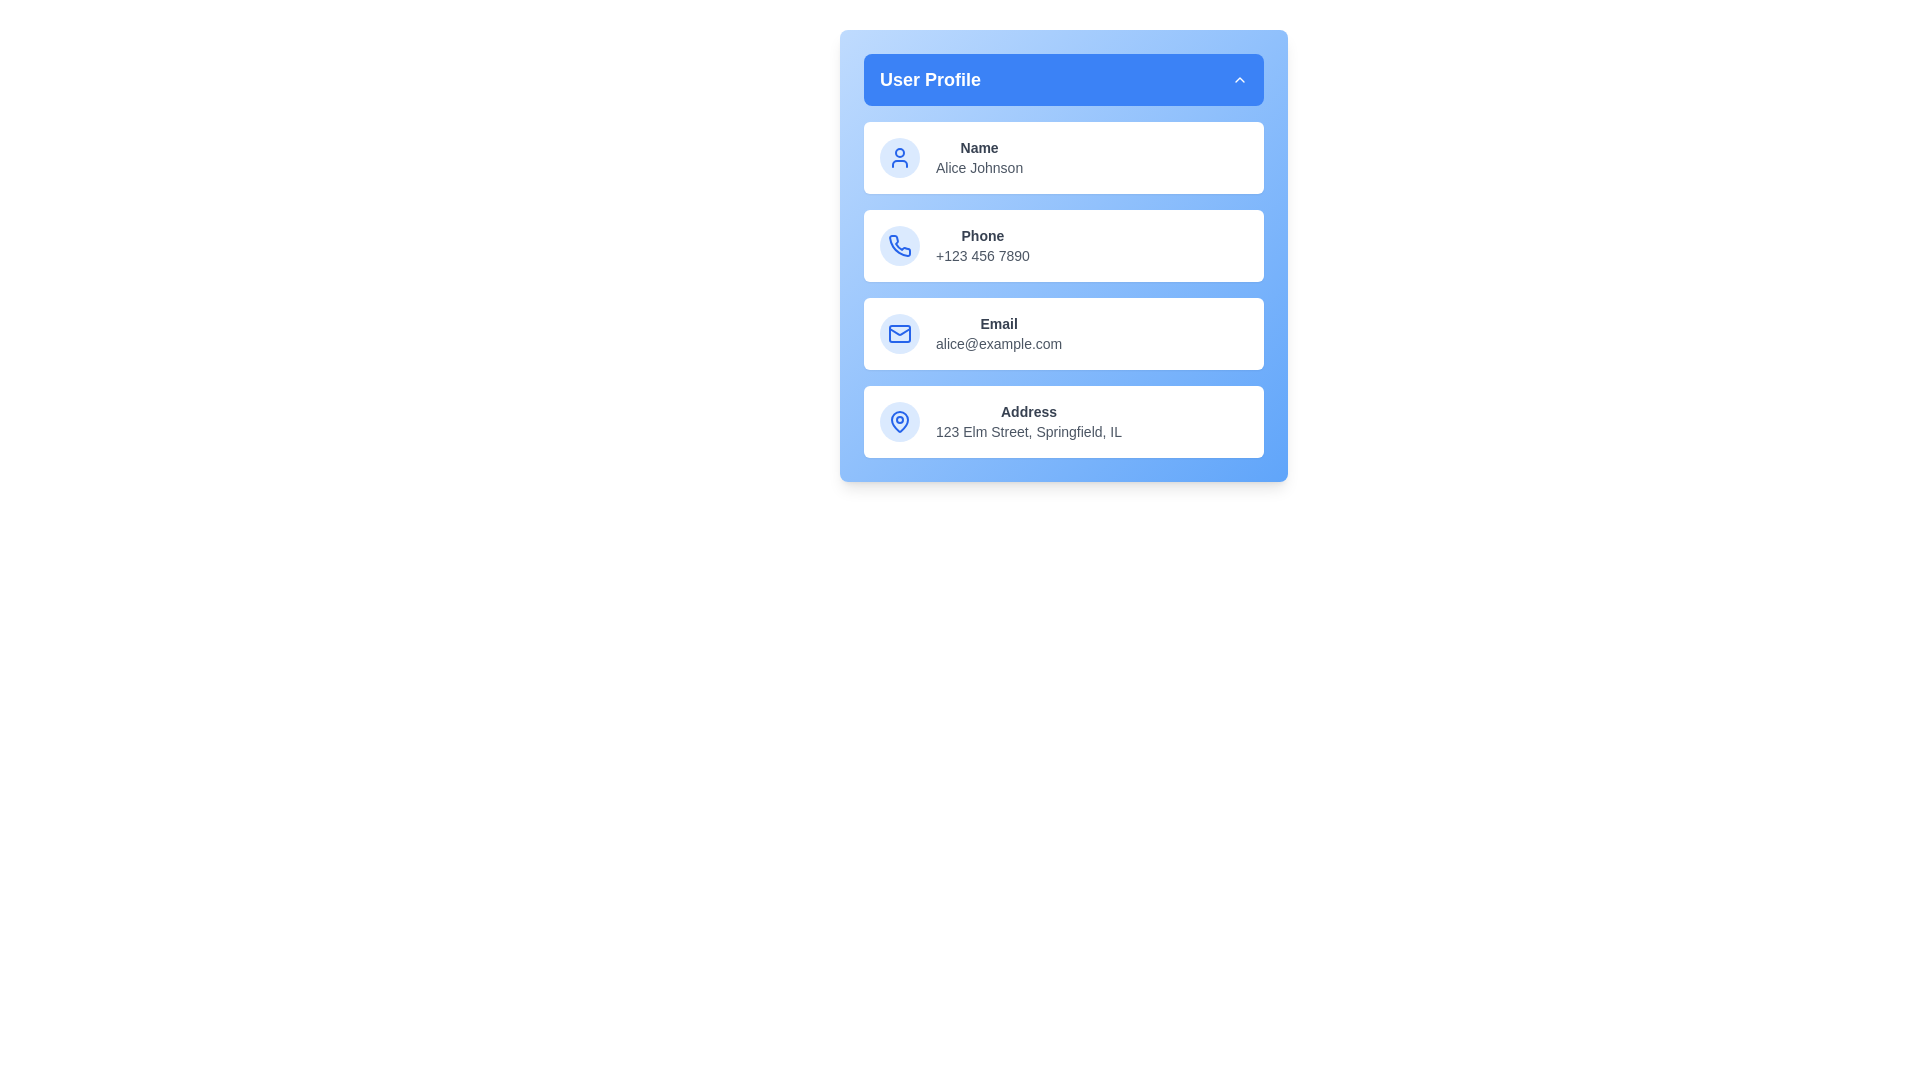 The height and width of the screenshot is (1080, 1920). Describe the element at coordinates (899, 419) in the screenshot. I see `the blue pin or location marker icon located in the bottom entry of the 'Address' list, which contains the text '123 Elm Street, Springfield, IL'` at that location.